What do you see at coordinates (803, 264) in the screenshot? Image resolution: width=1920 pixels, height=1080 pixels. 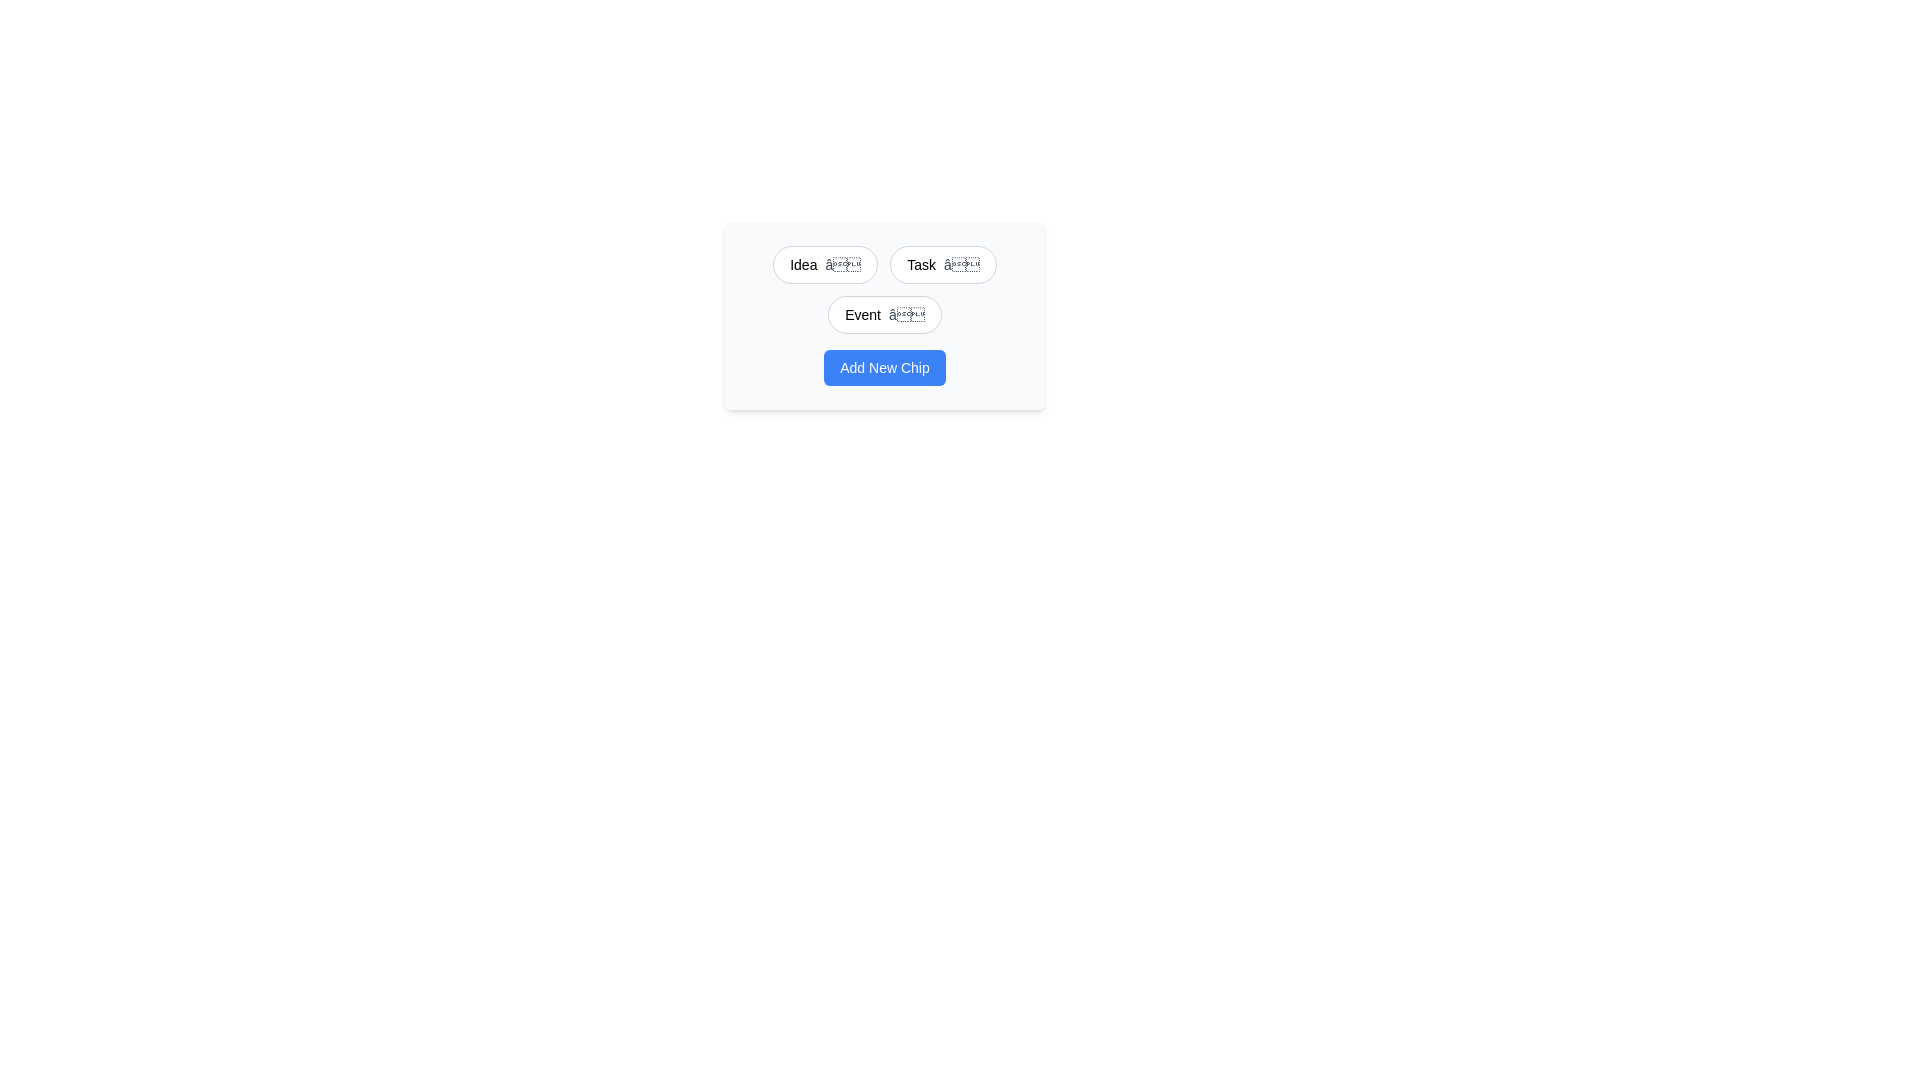 I see `the chip labeled Idea` at bounding box center [803, 264].